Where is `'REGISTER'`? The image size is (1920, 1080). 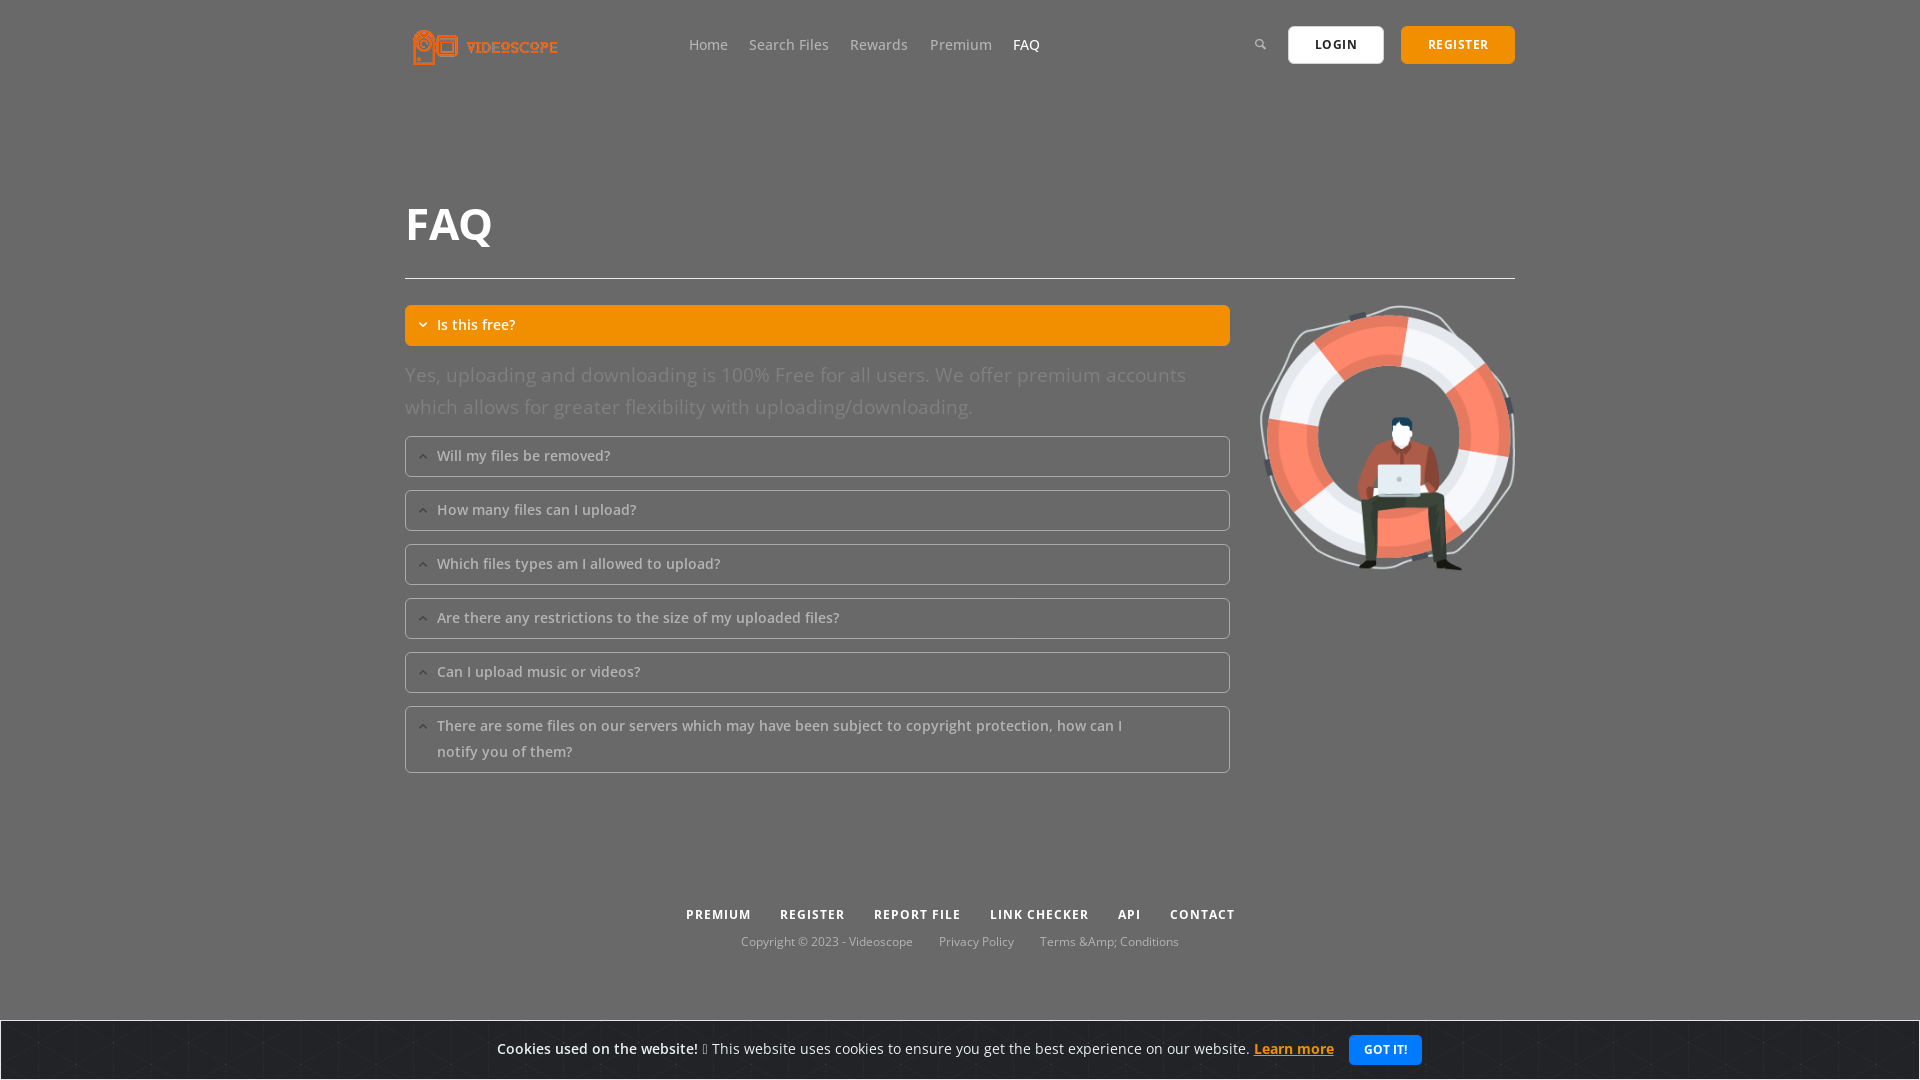 'REGISTER' is located at coordinates (1457, 45).